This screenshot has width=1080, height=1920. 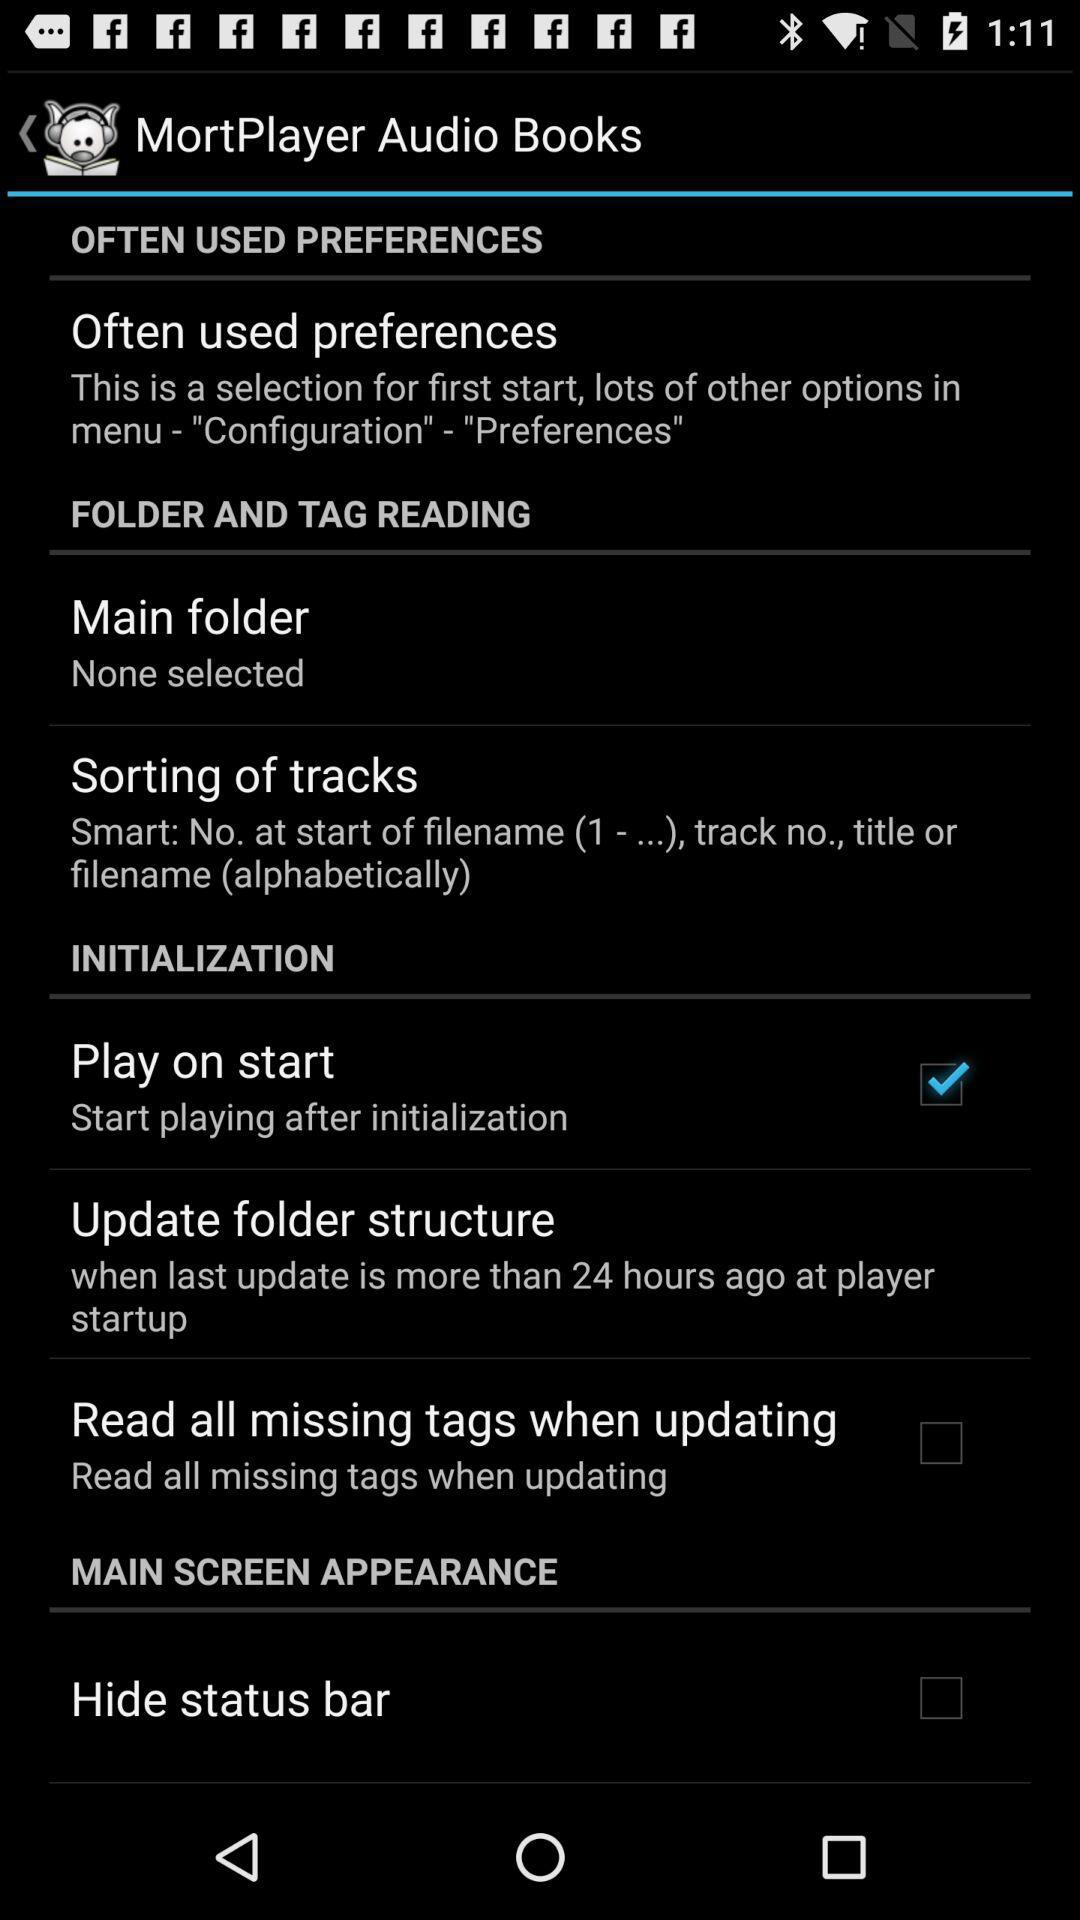 What do you see at coordinates (312, 1216) in the screenshot?
I see `item above the when last update app` at bounding box center [312, 1216].